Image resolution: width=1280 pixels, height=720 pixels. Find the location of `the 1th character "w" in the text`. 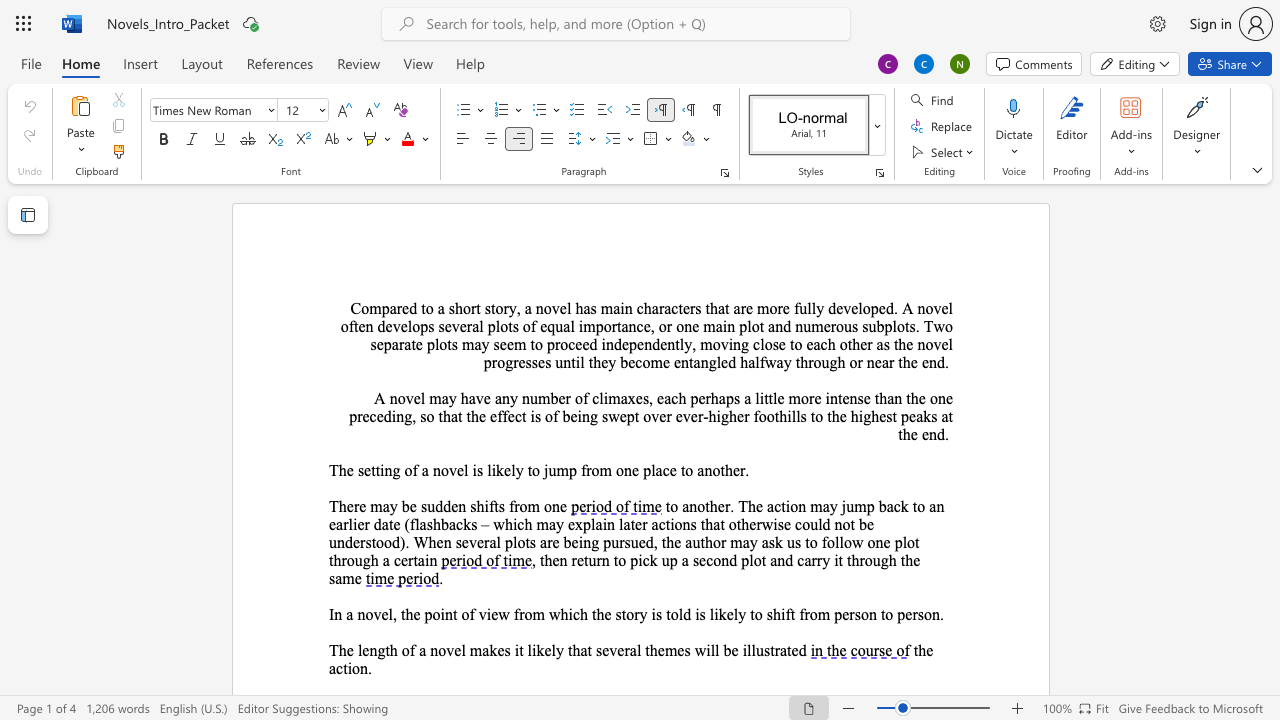

the 1th character "w" in the text is located at coordinates (938, 325).